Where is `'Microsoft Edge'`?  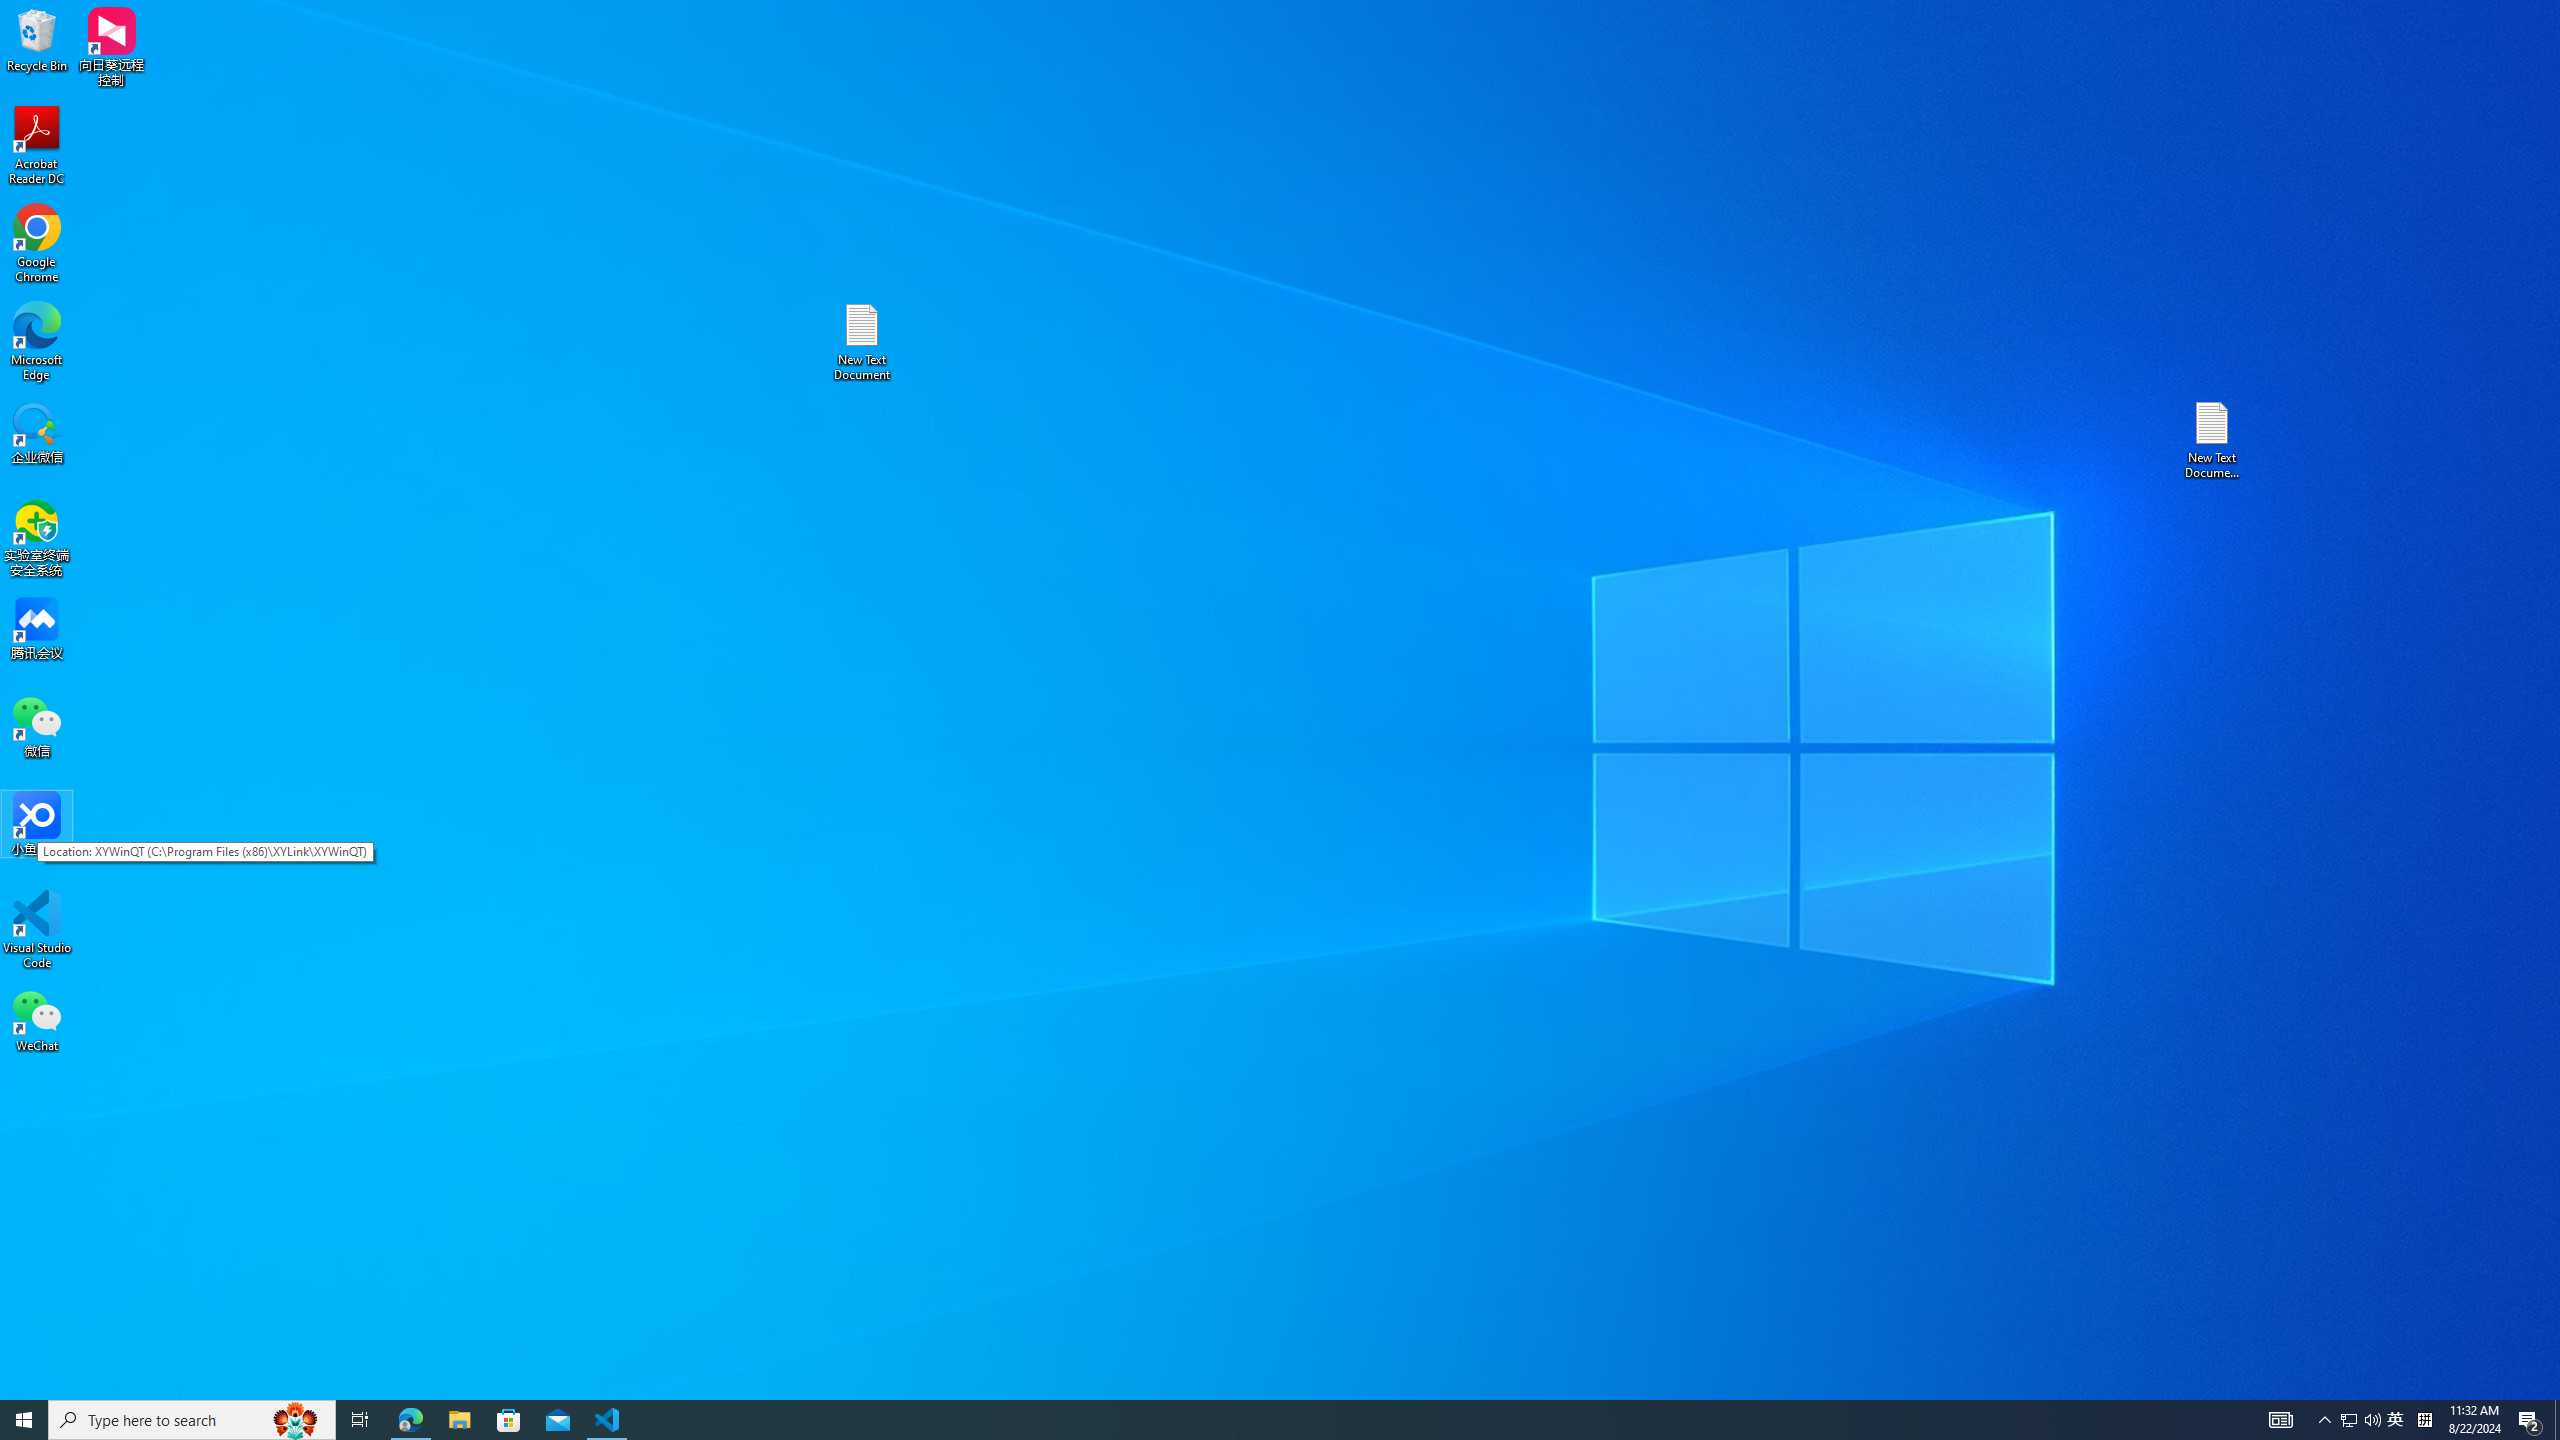
'Microsoft Edge' is located at coordinates (36, 341).